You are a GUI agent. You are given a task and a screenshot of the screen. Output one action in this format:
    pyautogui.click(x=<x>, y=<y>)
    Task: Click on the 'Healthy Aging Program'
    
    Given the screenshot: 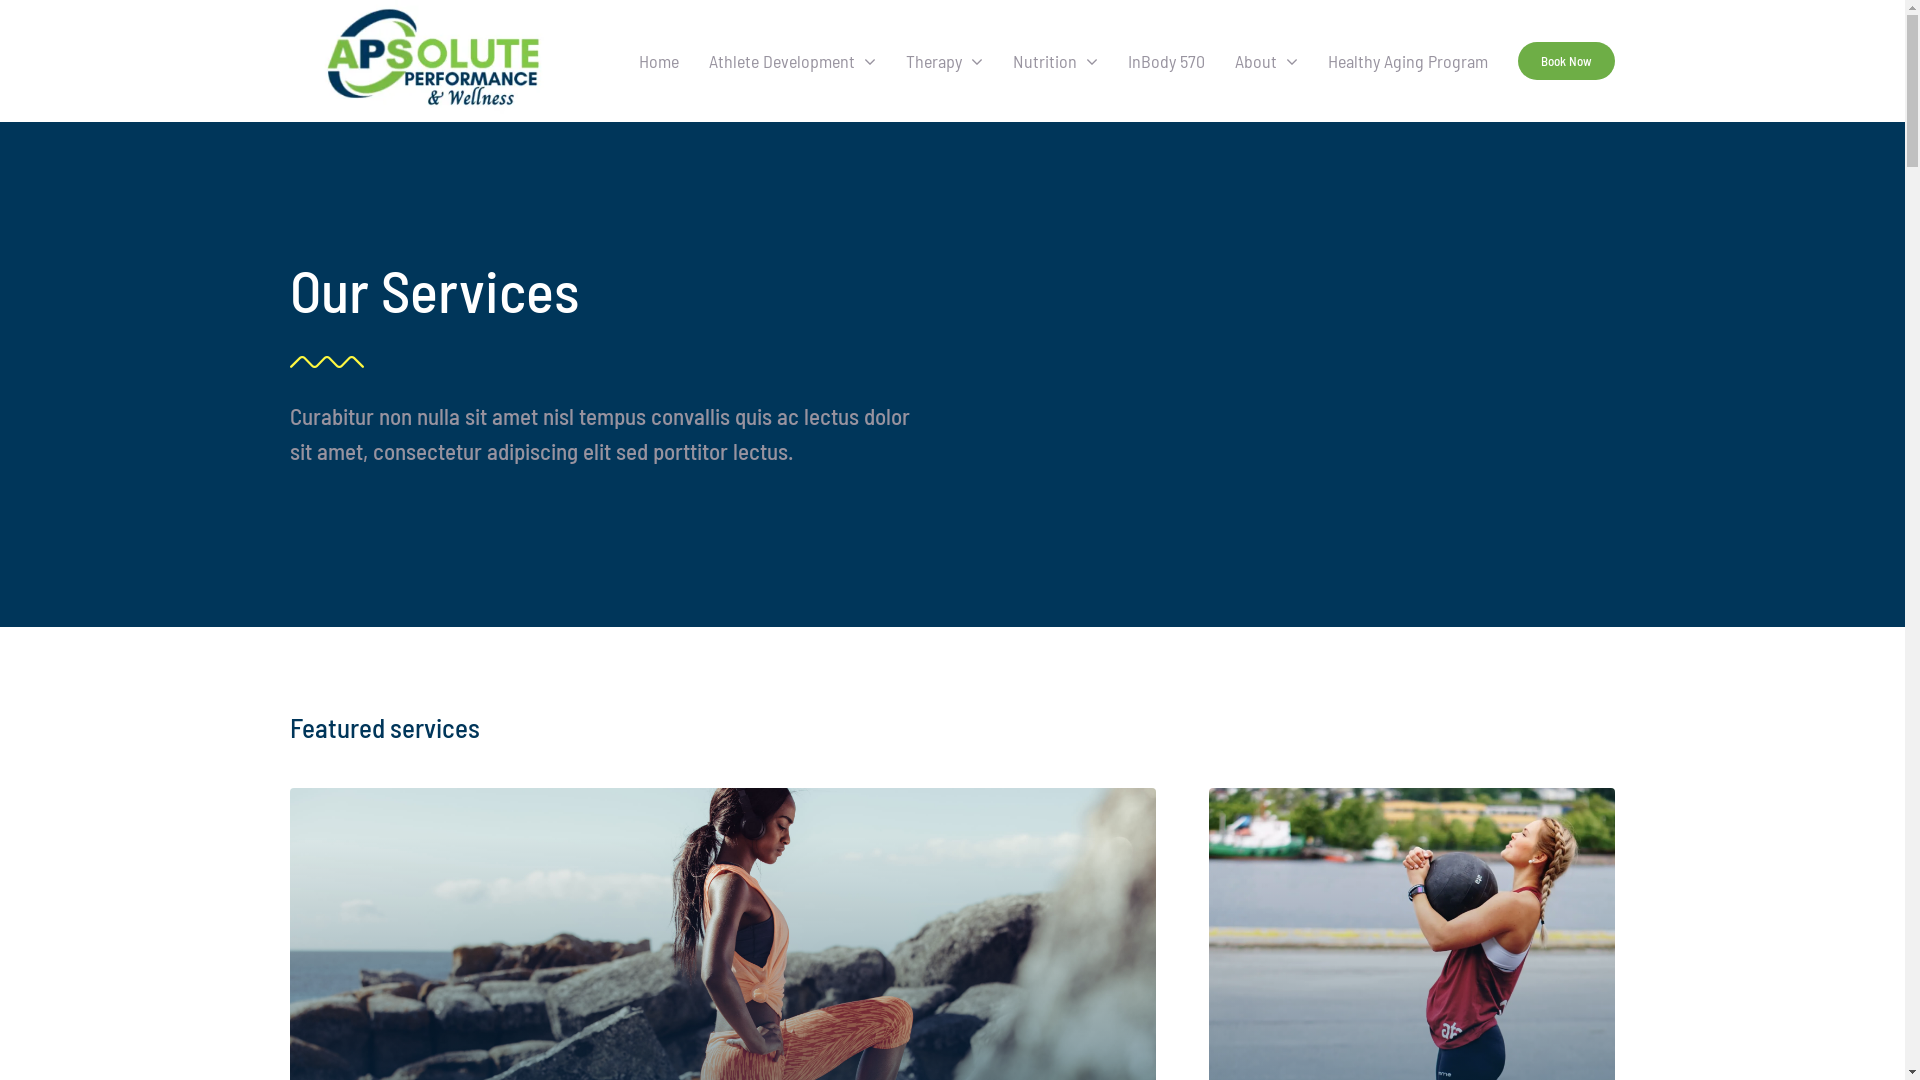 What is the action you would take?
    pyautogui.click(x=1406, y=60)
    